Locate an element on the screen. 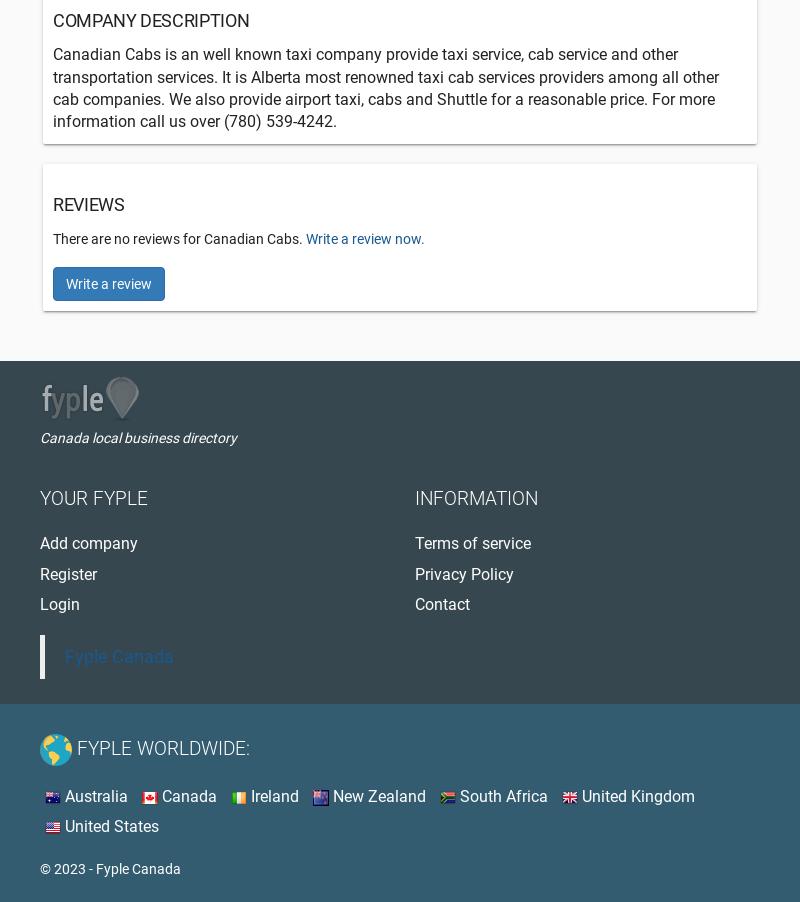  'Your Fyple' is located at coordinates (94, 497).